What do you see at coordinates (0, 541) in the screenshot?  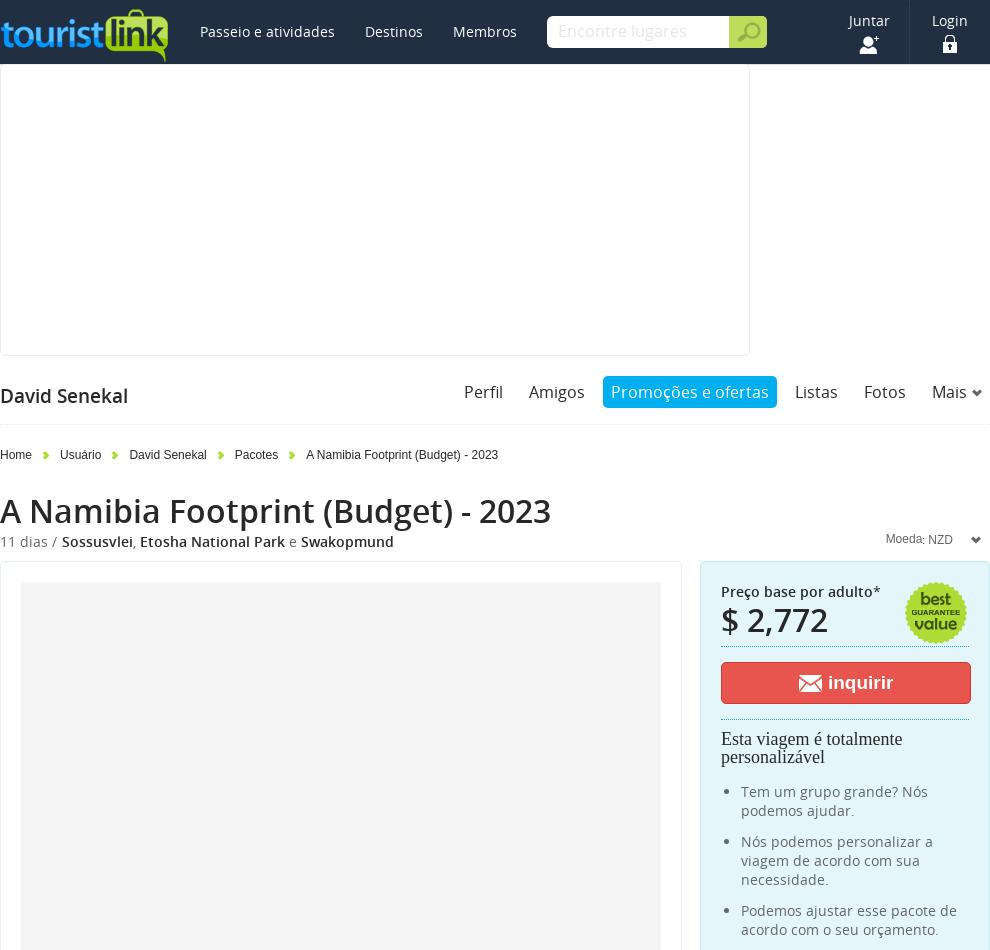 I see `'11 dias /'` at bounding box center [0, 541].